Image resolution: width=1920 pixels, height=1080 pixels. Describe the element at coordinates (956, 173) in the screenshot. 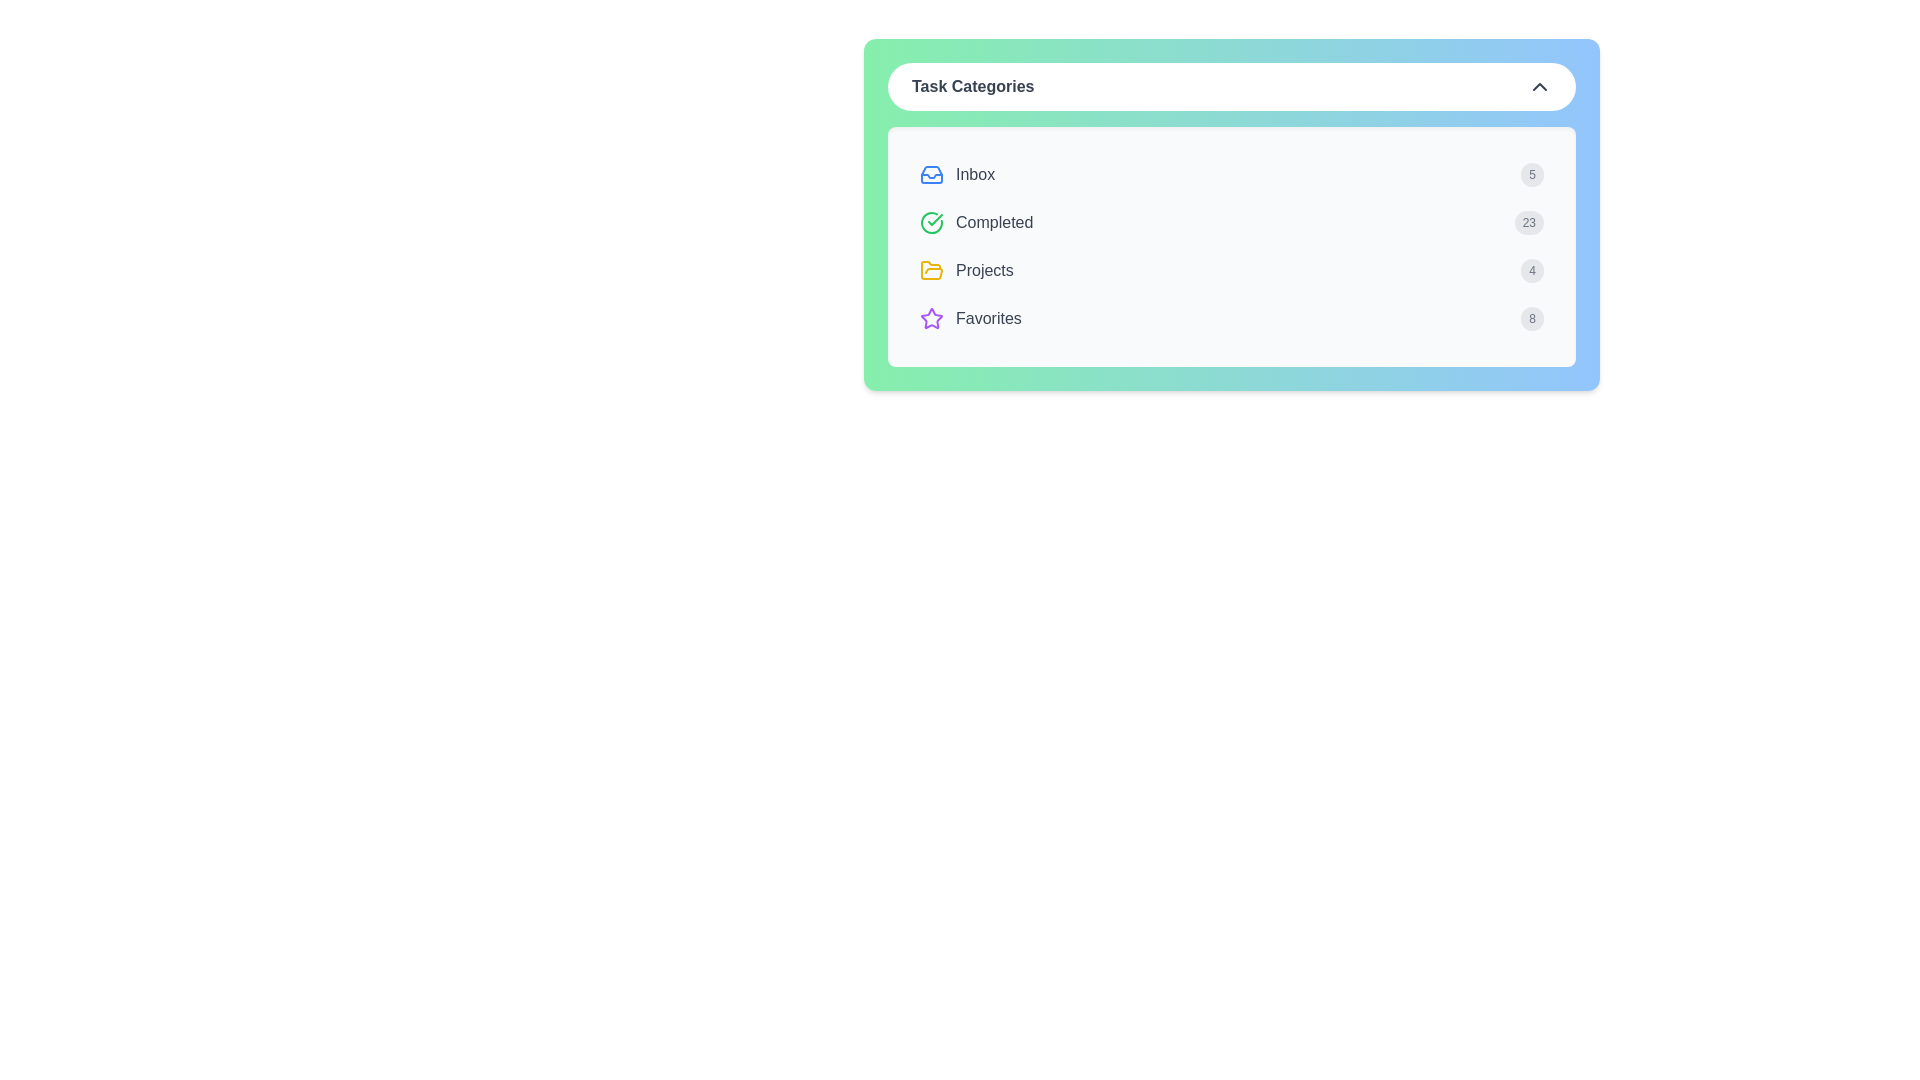

I see `the first List item labeled 'Inbox' with a blue outlined inbox icon` at that location.